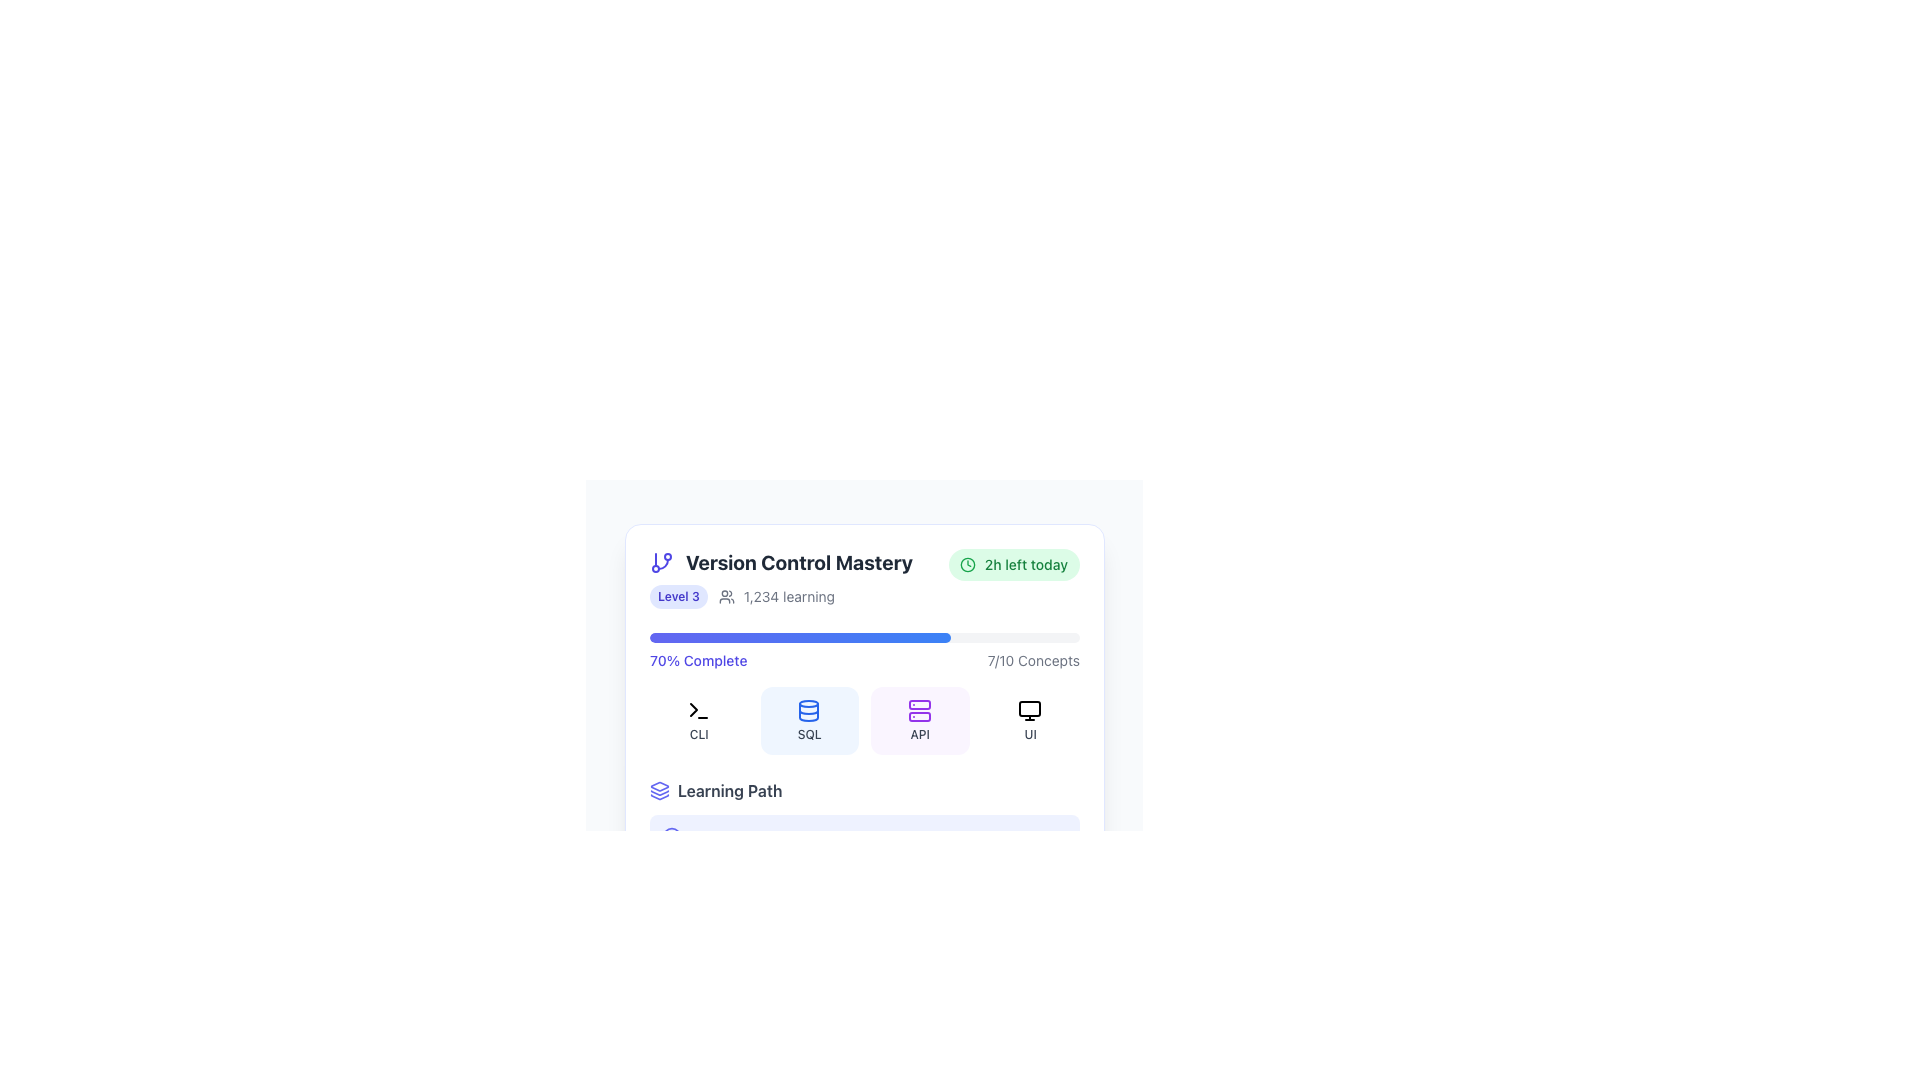 The image size is (1920, 1080). What do you see at coordinates (864, 637) in the screenshot?
I see `the progress bar representing 70% completion for the learning module titled 'Version Control Mastery'` at bounding box center [864, 637].